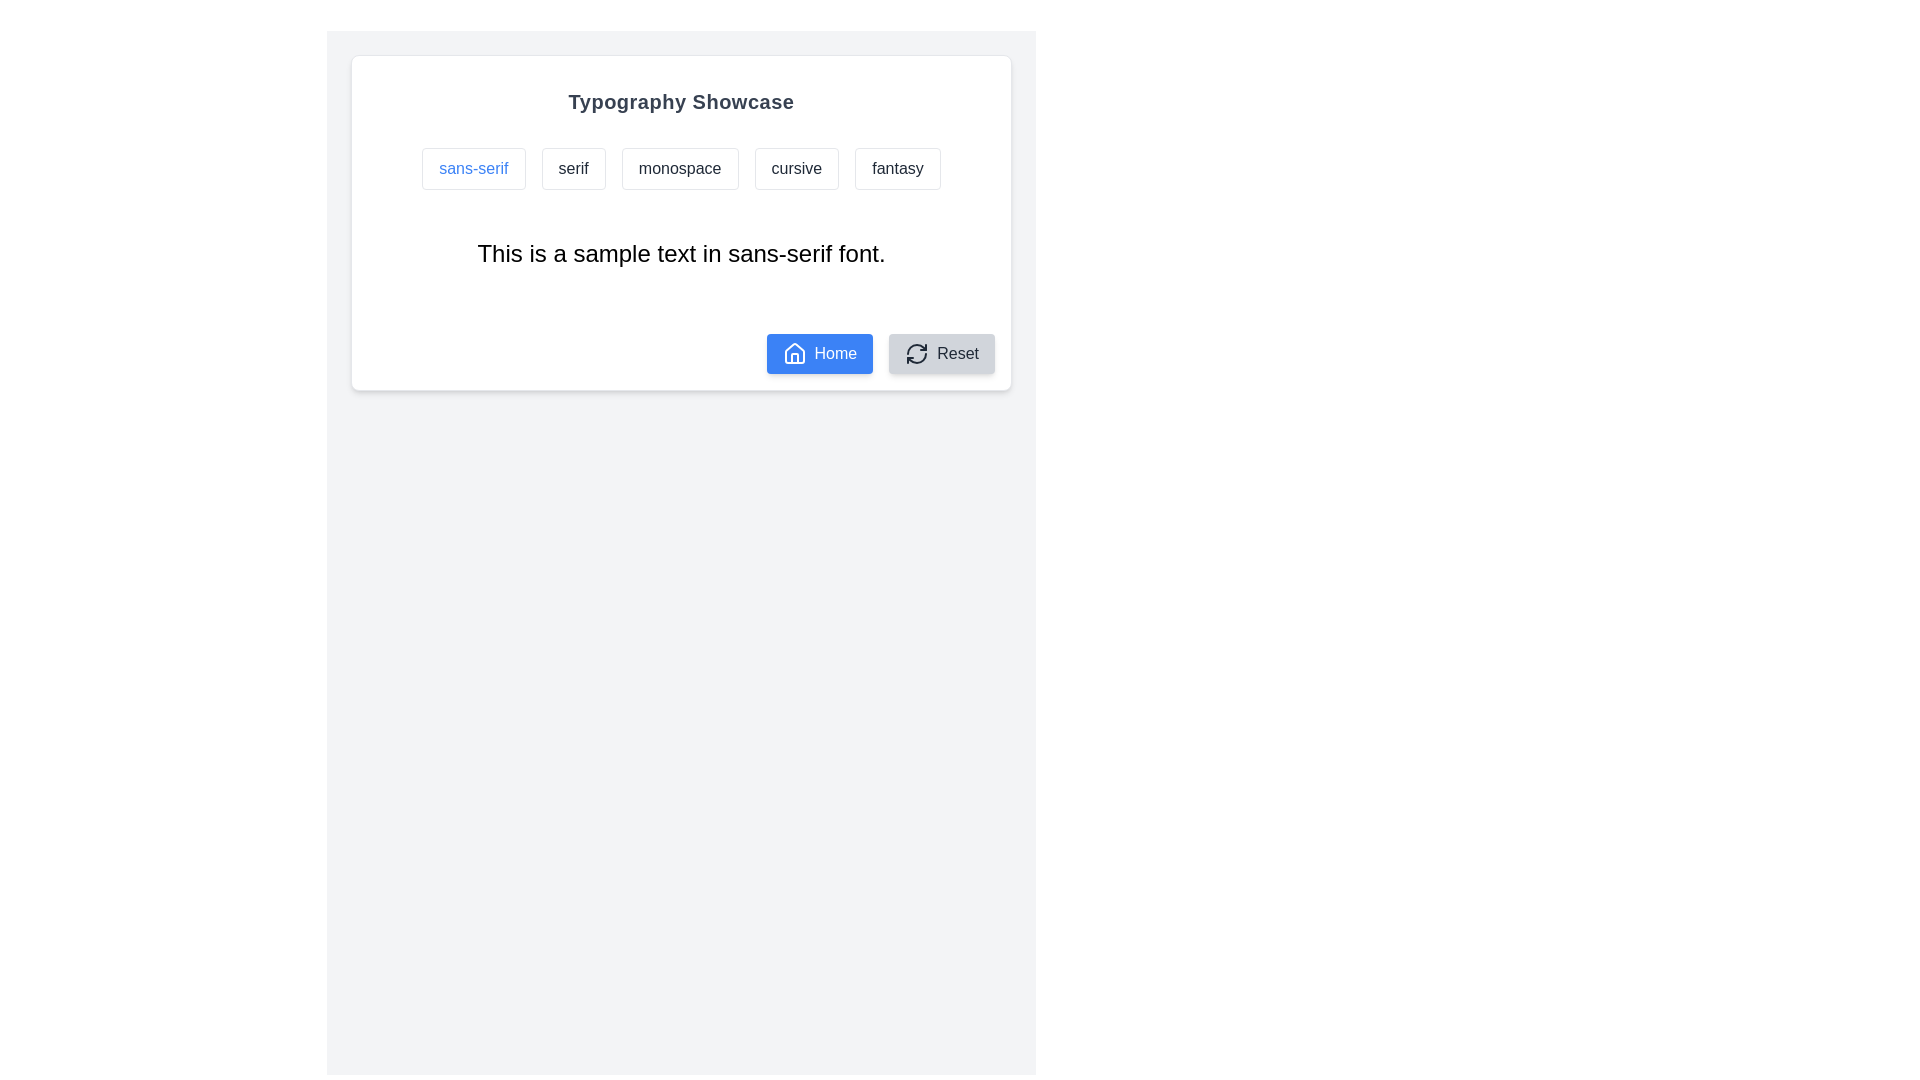  Describe the element at coordinates (572, 168) in the screenshot. I see `the 'serif' button, which is a rectangular UI element with rounded corners displaying the text 'serif' in dark gray, centrally located in the upper portion of the interface between 'sans-serif' and 'monospace'` at that location.